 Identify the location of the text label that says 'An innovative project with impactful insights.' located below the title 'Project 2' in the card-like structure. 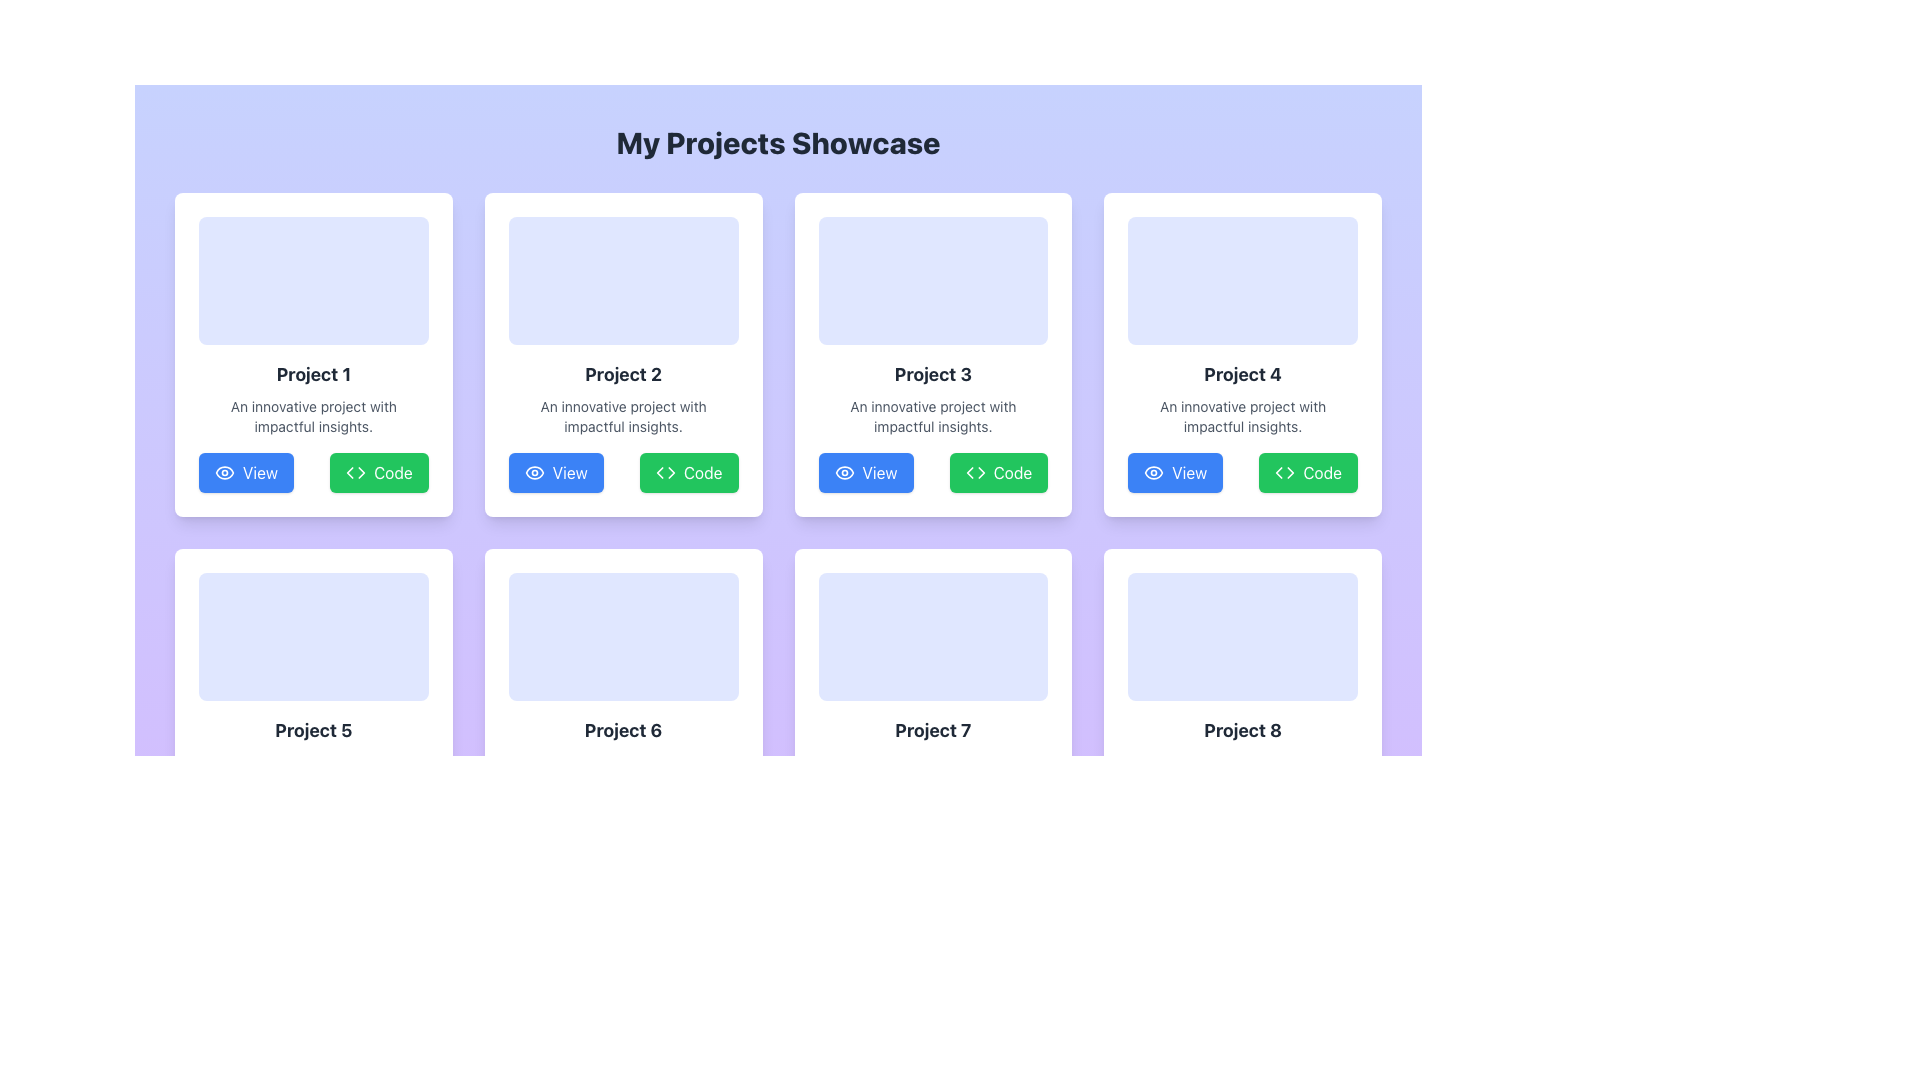
(622, 415).